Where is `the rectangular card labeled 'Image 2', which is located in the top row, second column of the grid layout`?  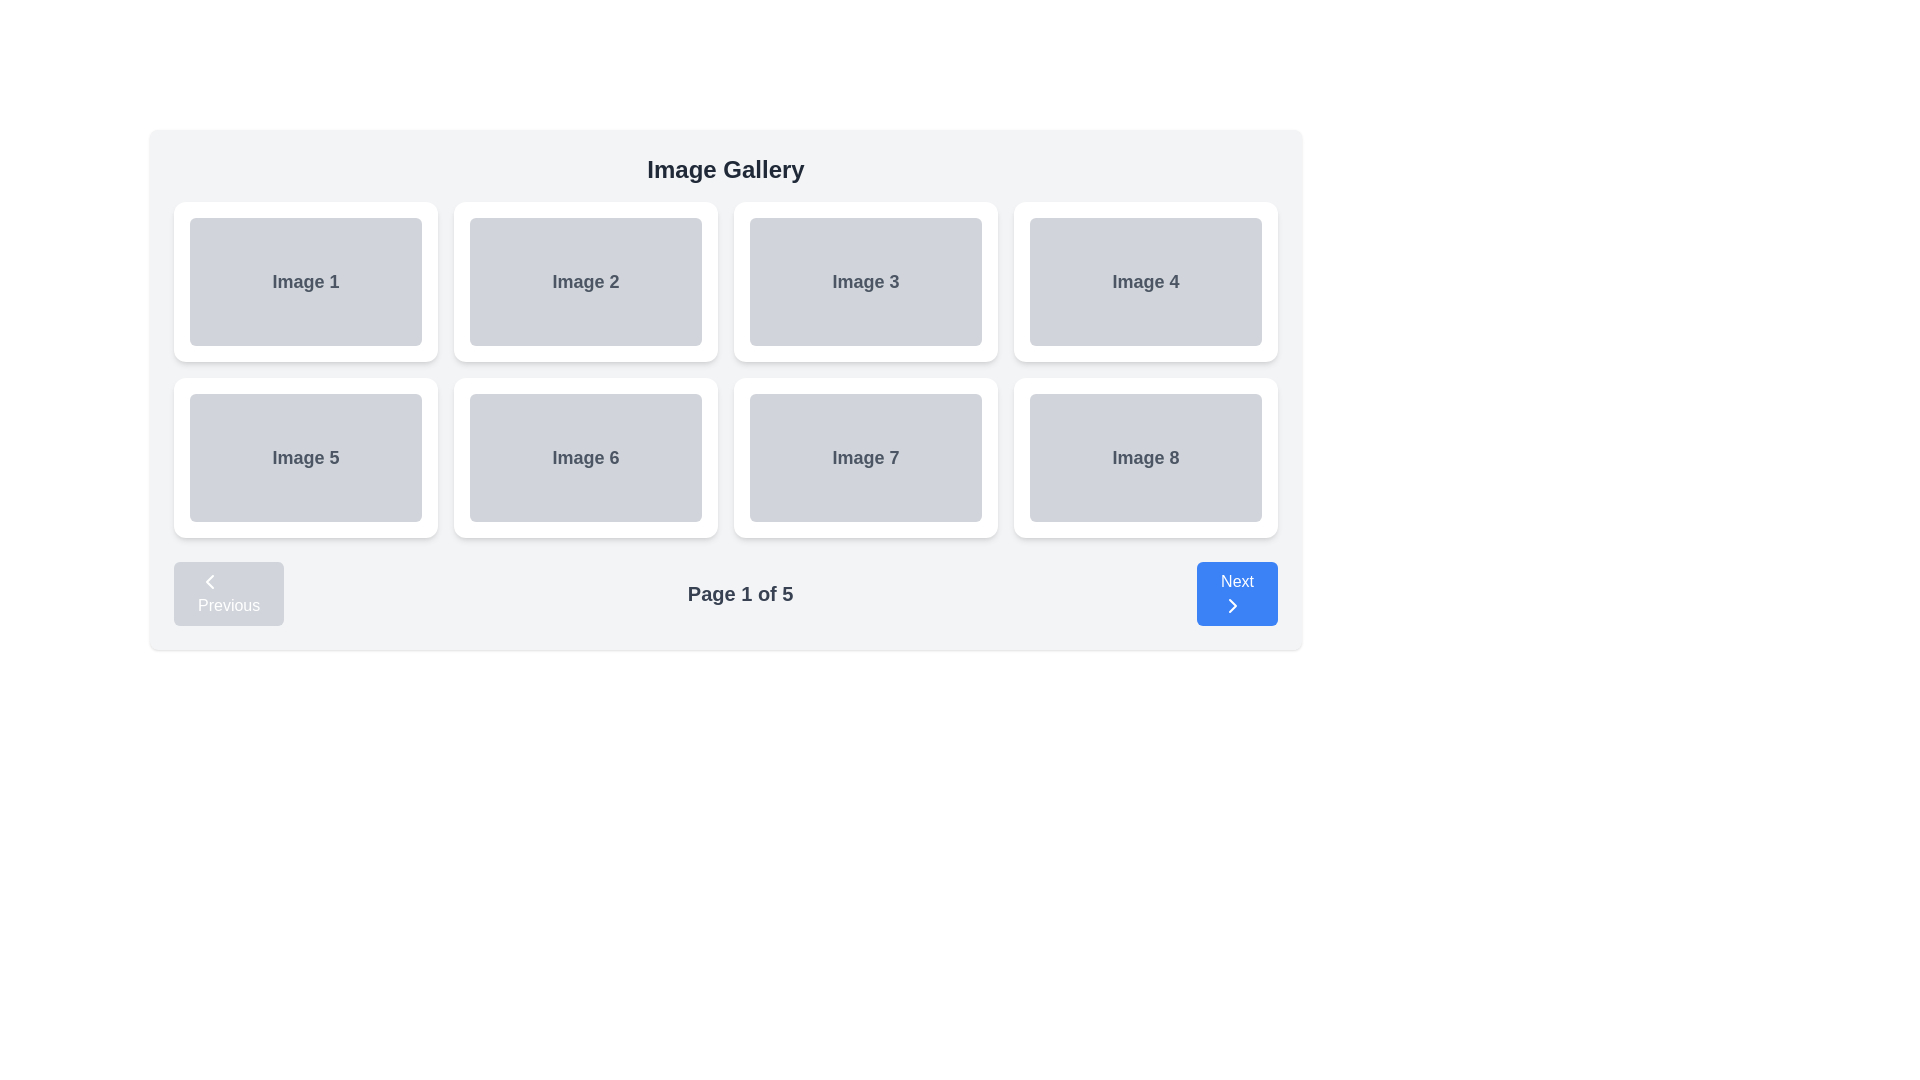 the rectangular card labeled 'Image 2', which is located in the top row, second column of the grid layout is located at coordinates (584, 281).